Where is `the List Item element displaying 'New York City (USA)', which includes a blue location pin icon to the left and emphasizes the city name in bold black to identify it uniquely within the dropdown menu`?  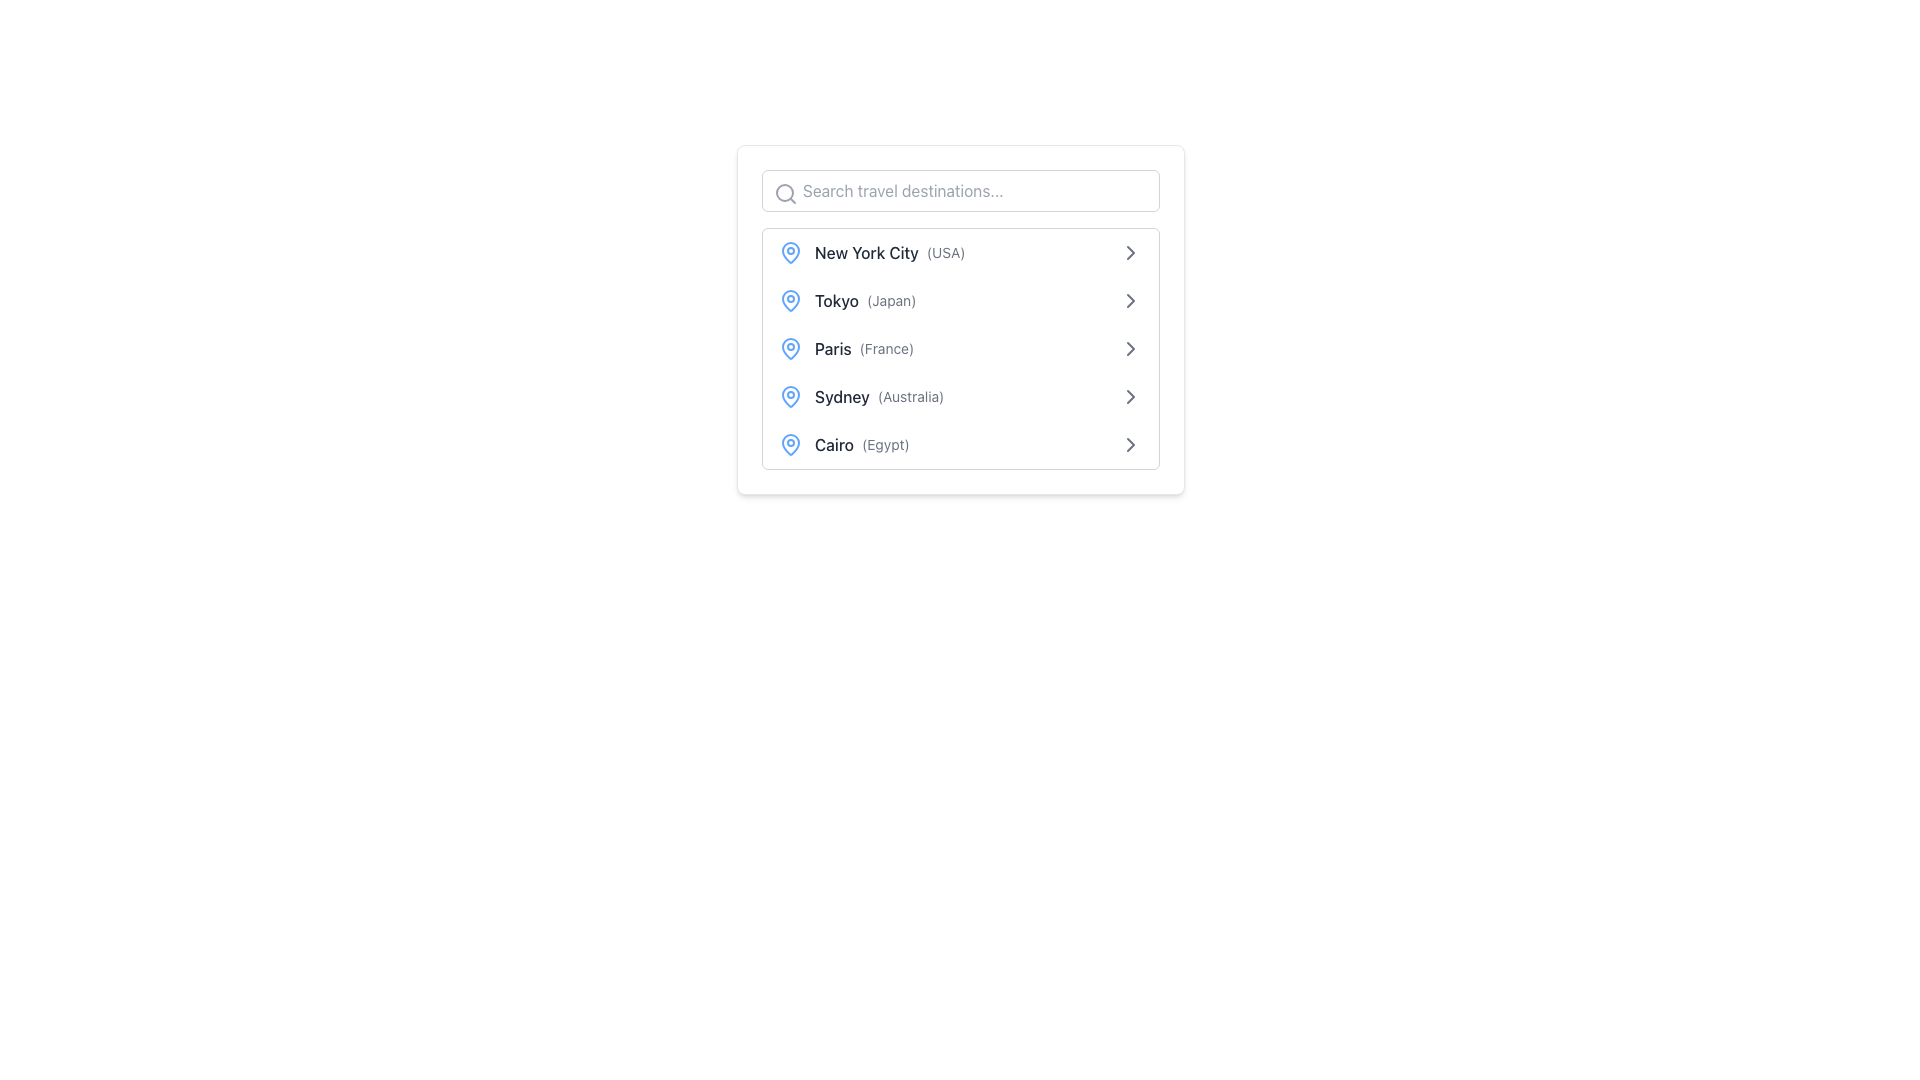
the List Item element displaying 'New York City (USA)', which includes a blue location pin icon to the left and emphasizes the city name in bold black to identify it uniquely within the dropdown menu is located at coordinates (872, 252).